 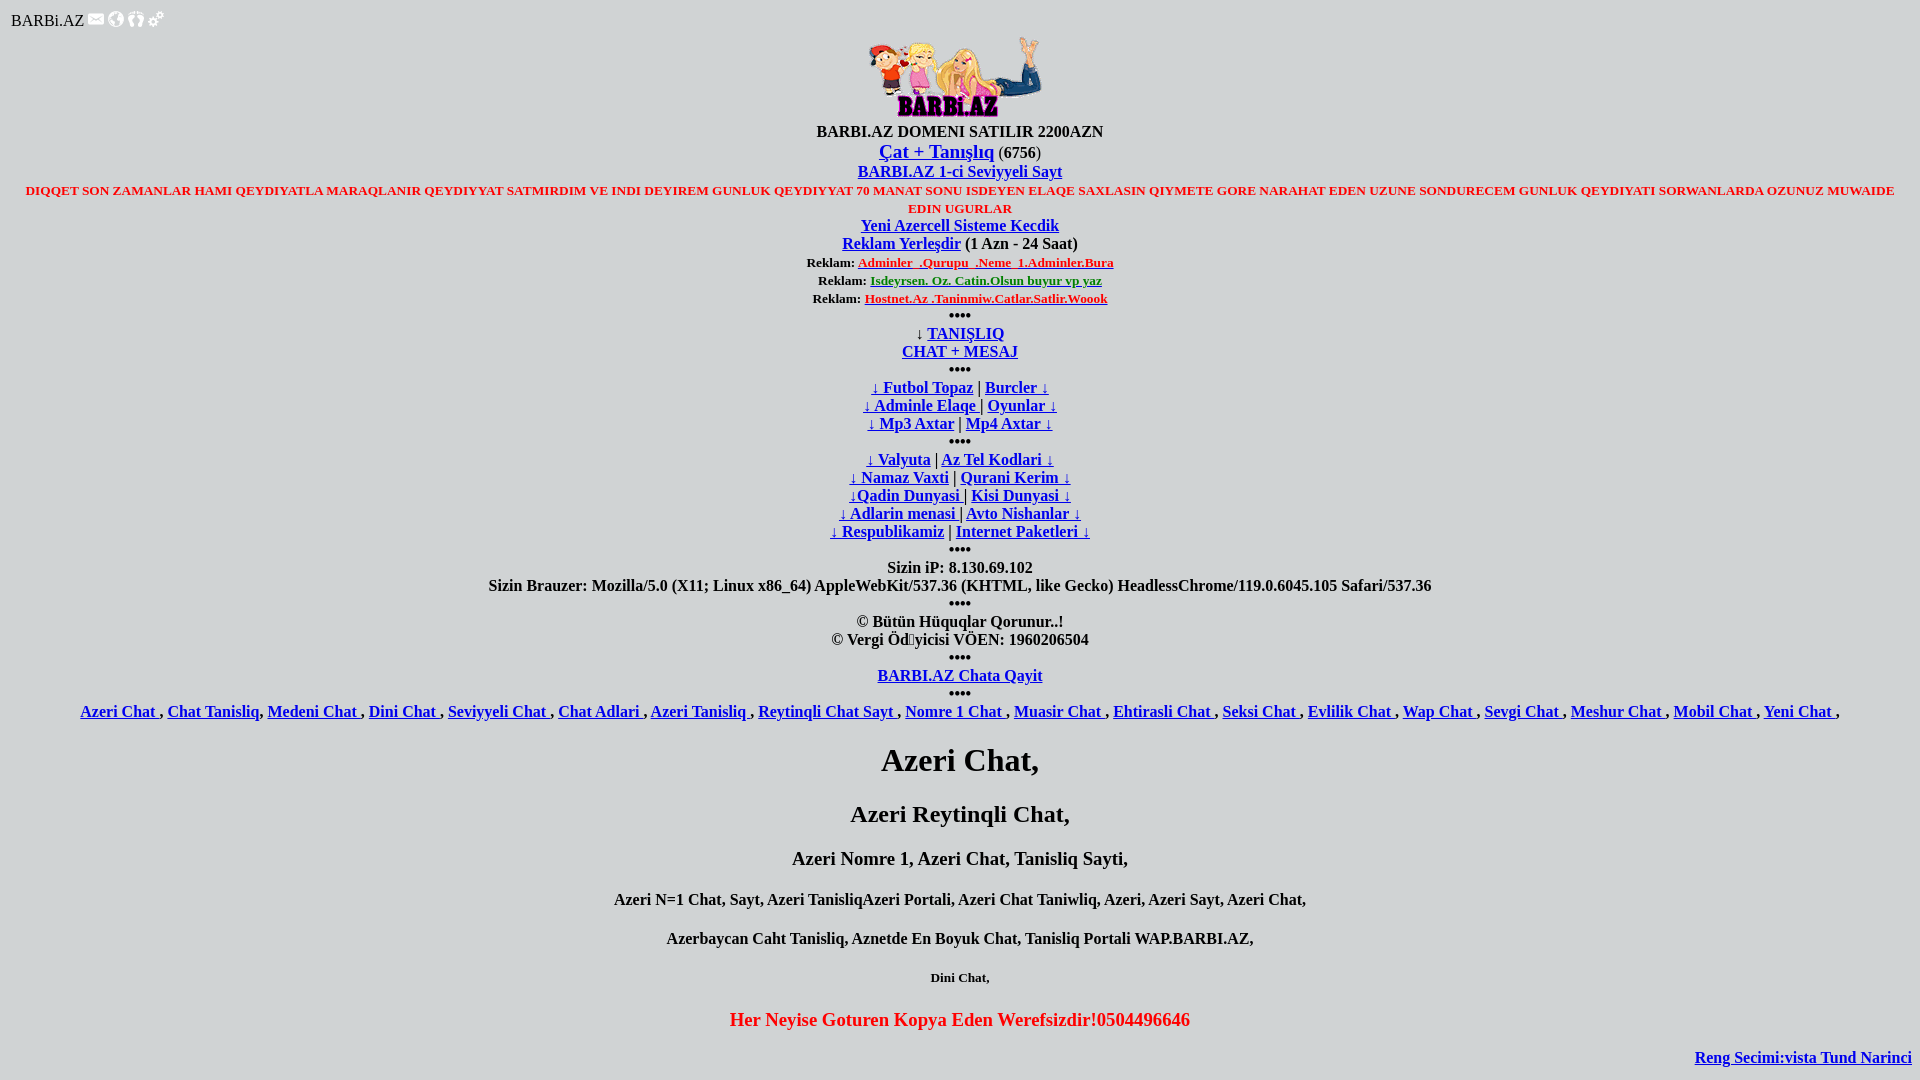 What do you see at coordinates (134, 21) in the screenshot?
I see `'Qonaqlar'` at bounding box center [134, 21].